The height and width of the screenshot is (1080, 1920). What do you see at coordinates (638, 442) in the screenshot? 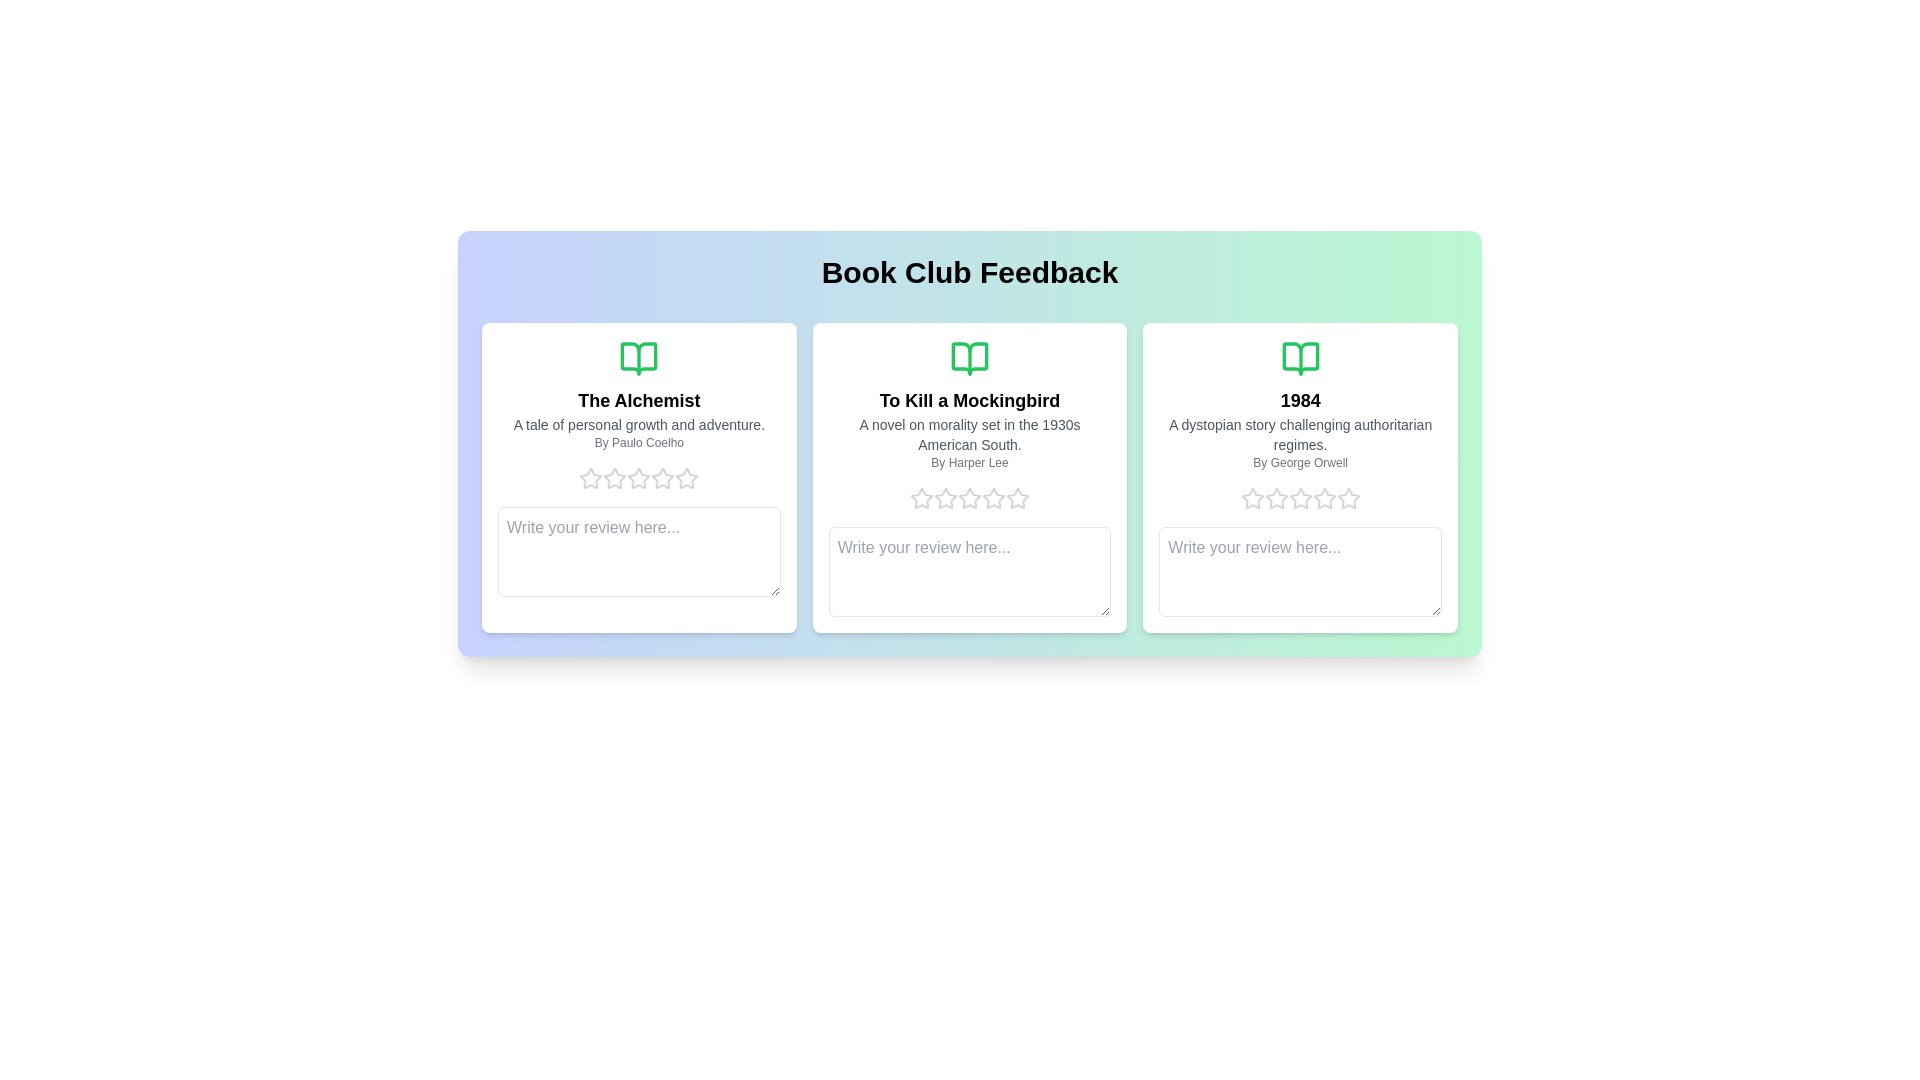
I see `the text label displaying 'By Paulo Coelho', which is styled with a small, thin gray font and is located within the card layout for the book 'The Alchemist', positioned below the subheading and above the star rating section` at bounding box center [638, 442].